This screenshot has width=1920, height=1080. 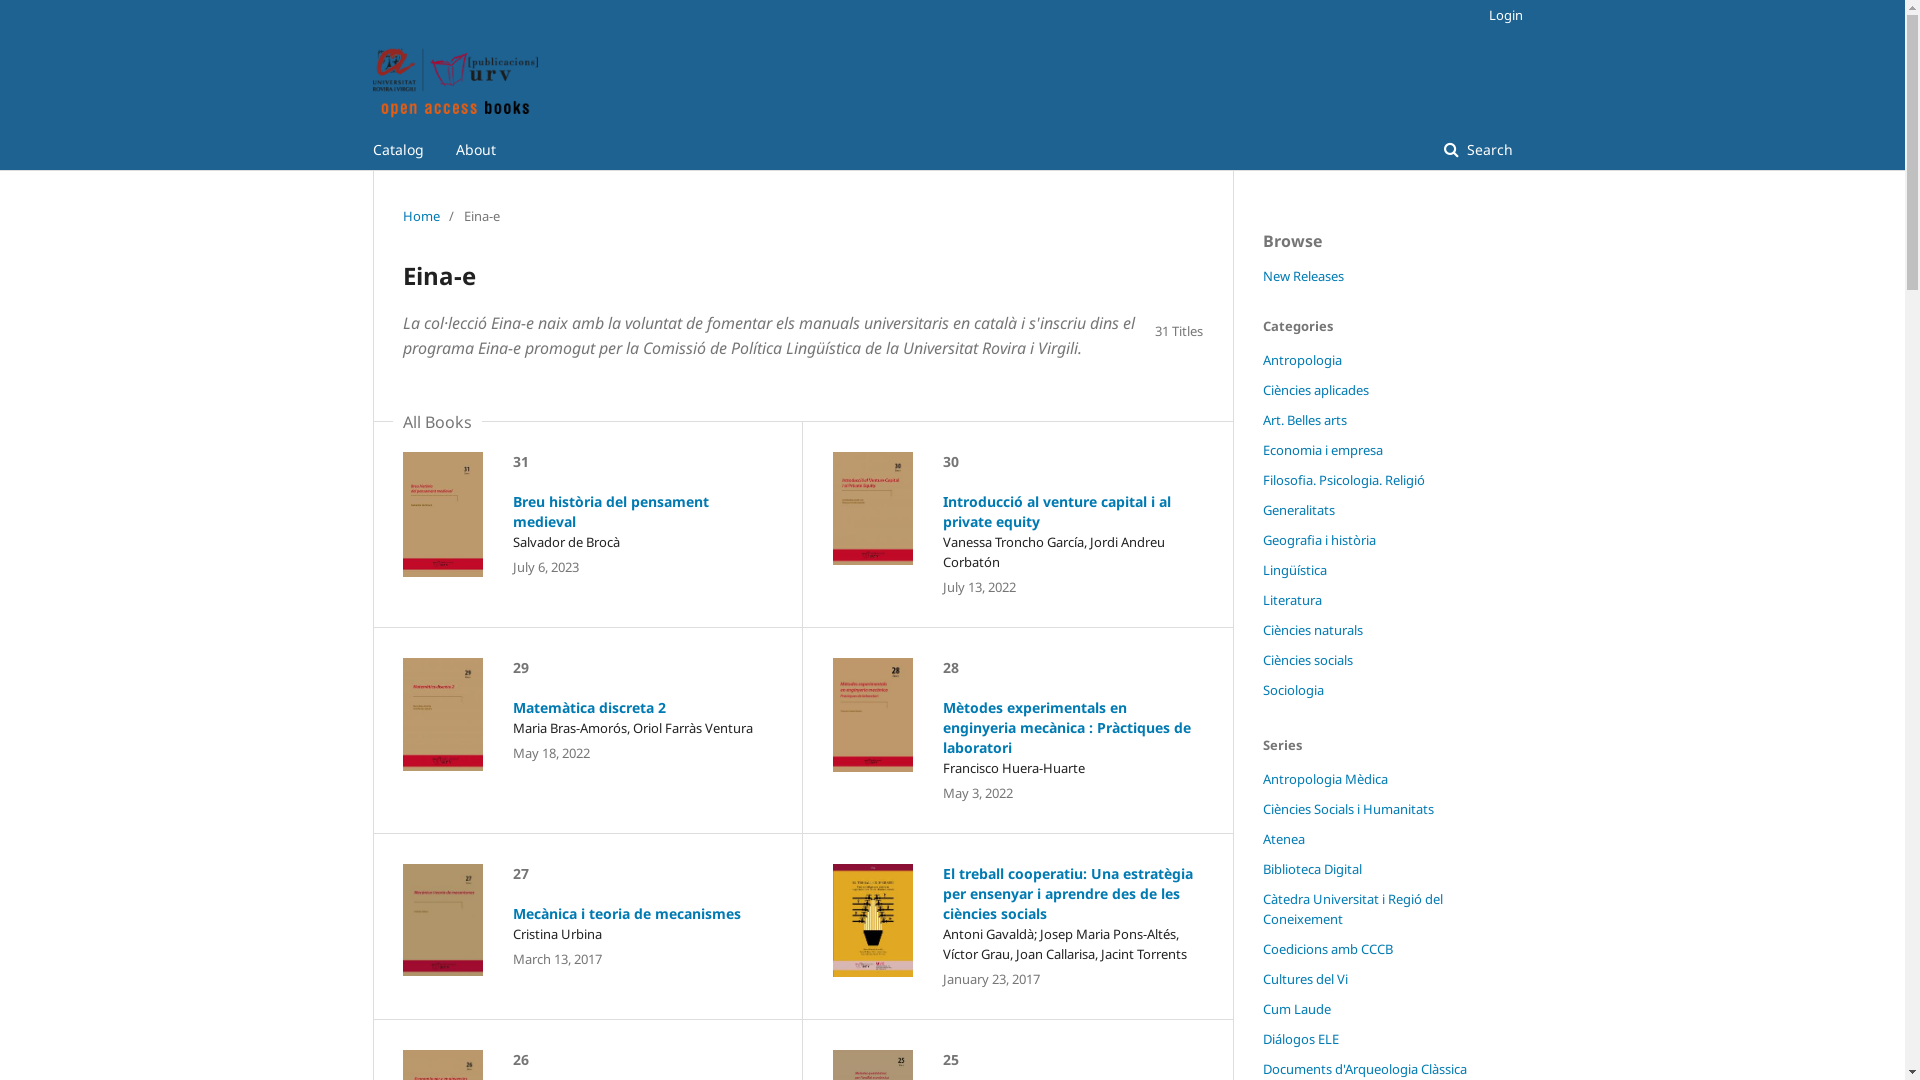 I want to click on 'Catalog', so click(x=397, y=149).